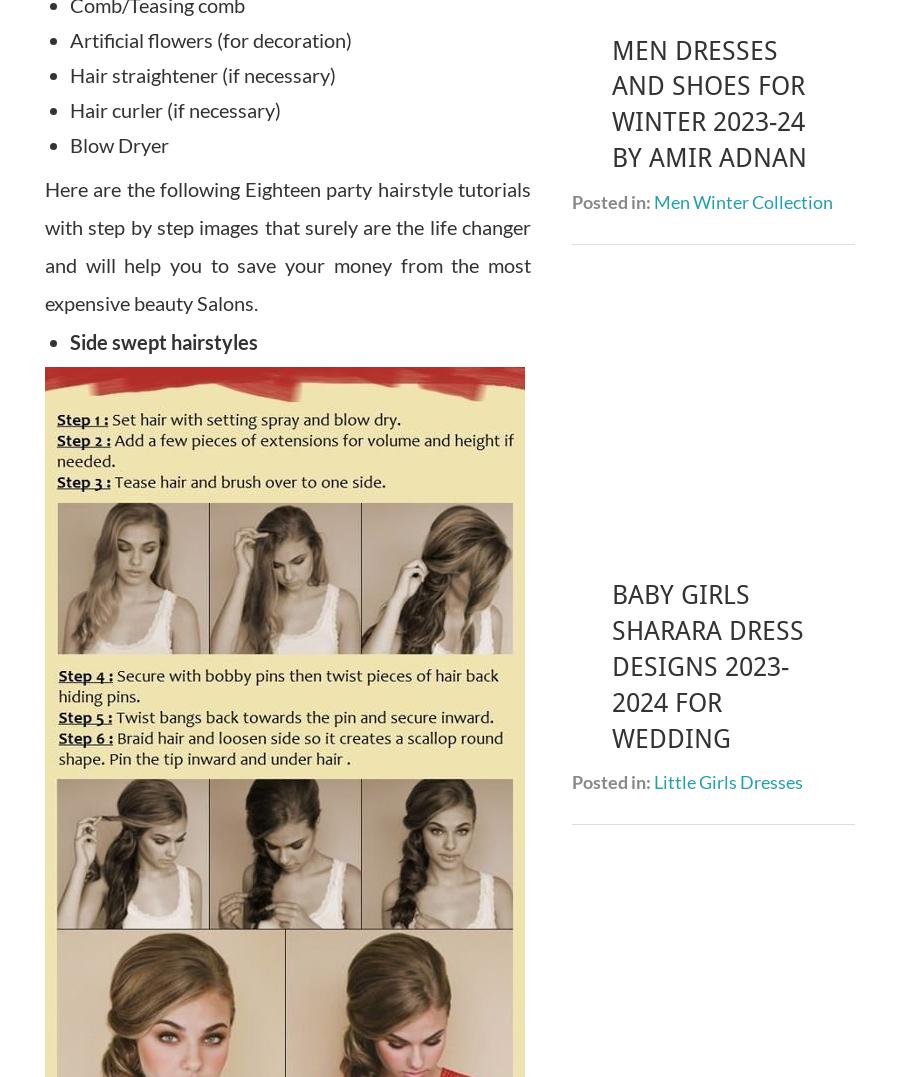 Image resolution: width=900 pixels, height=1077 pixels. What do you see at coordinates (210, 38) in the screenshot?
I see `'Artificial flowers (for decoration)'` at bounding box center [210, 38].